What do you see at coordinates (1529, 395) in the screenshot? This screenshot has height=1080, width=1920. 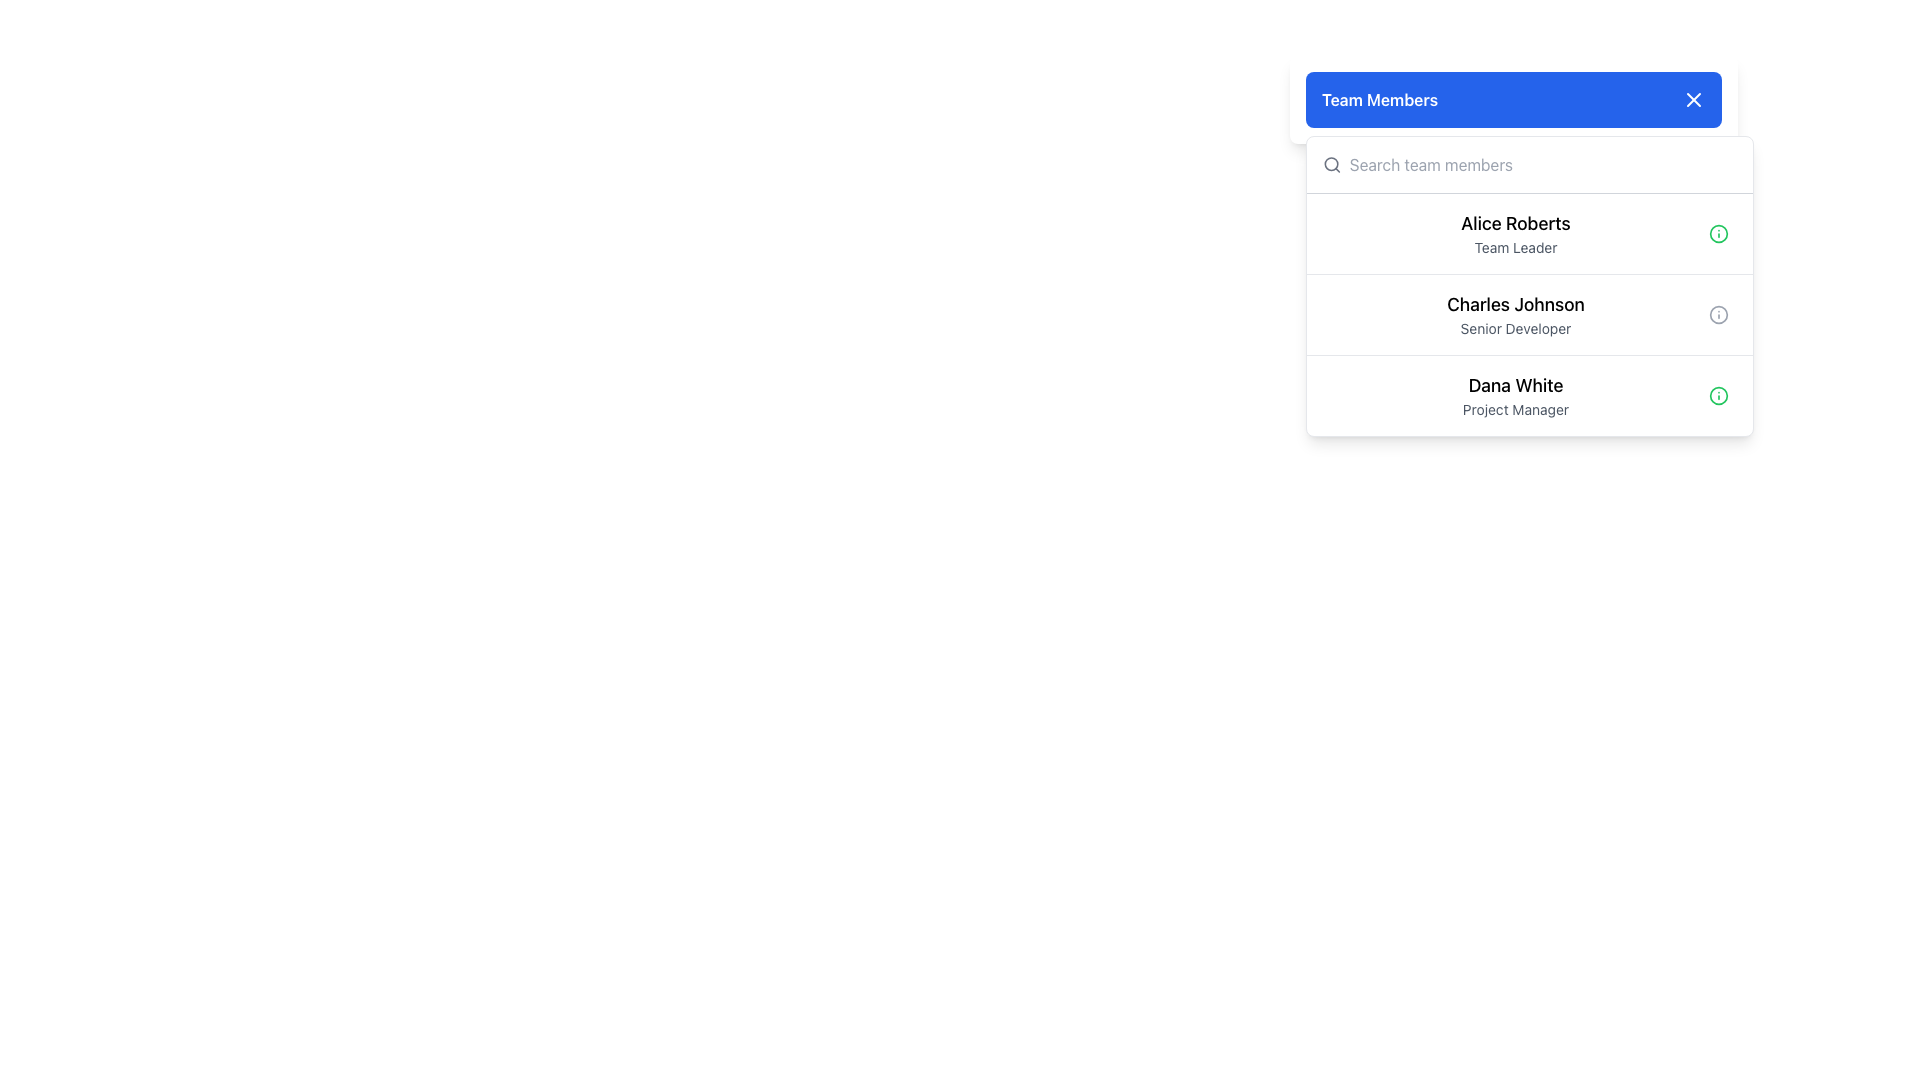 I see `the third selectable list item` at bounding box center [1529, 395].